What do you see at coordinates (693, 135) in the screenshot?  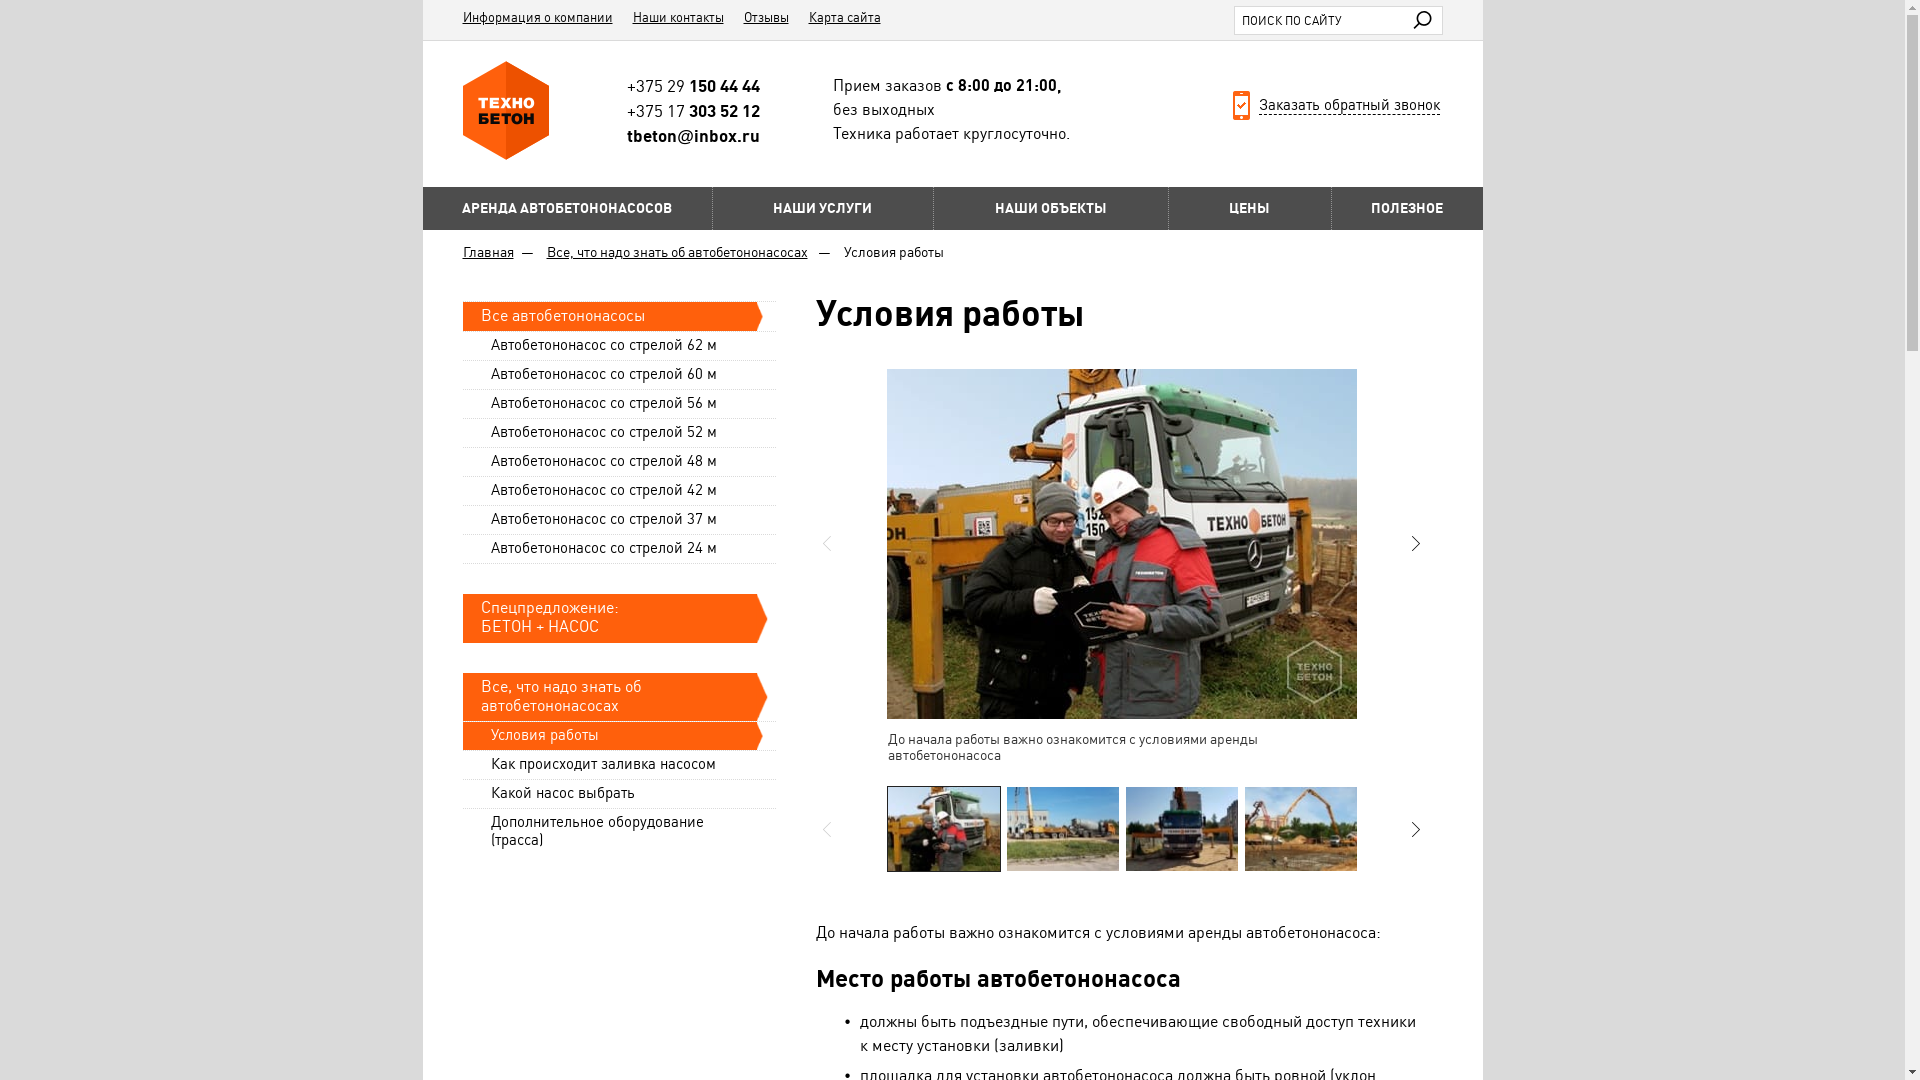 I see `'tbeton@inbox.ru'` at bounding box center [693, 135].